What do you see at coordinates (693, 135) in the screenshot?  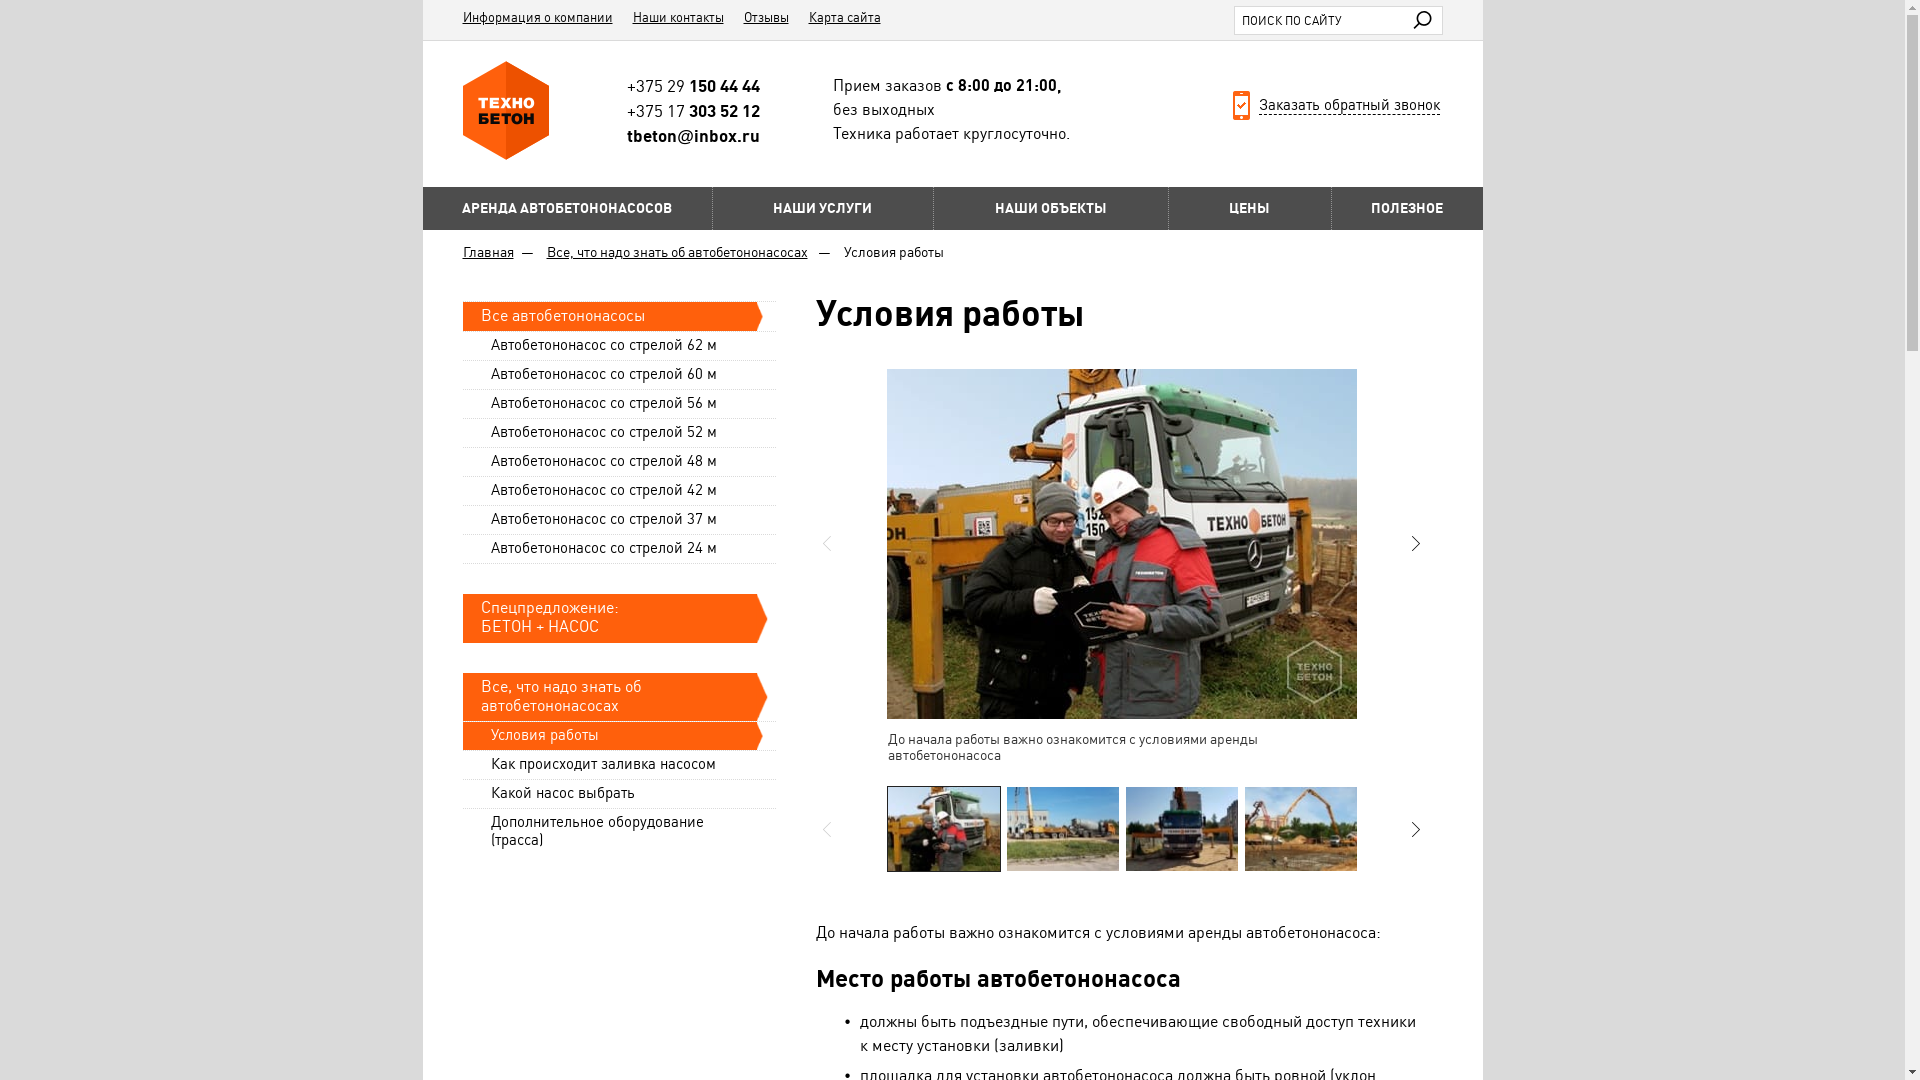 I see `'tbeton@inbox.ru'` at bounding box center [693, 135].